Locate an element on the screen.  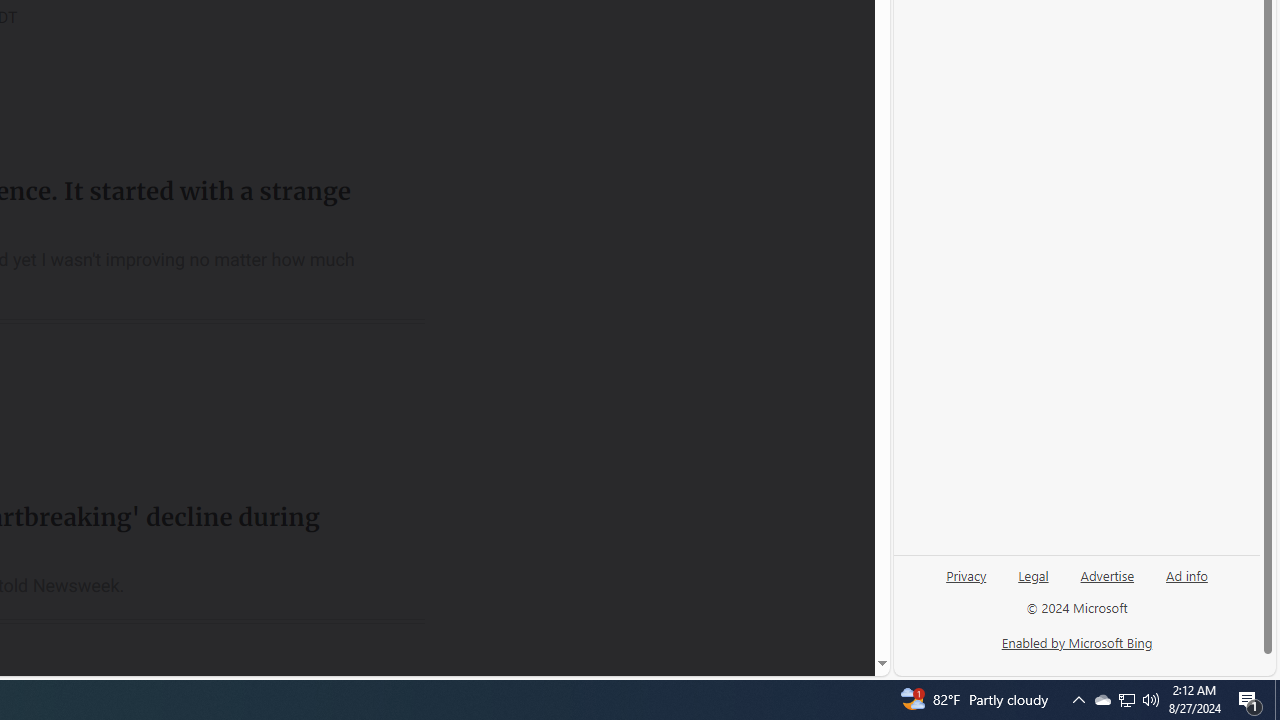
'Advertise' is located at coordinates (1106, 574).